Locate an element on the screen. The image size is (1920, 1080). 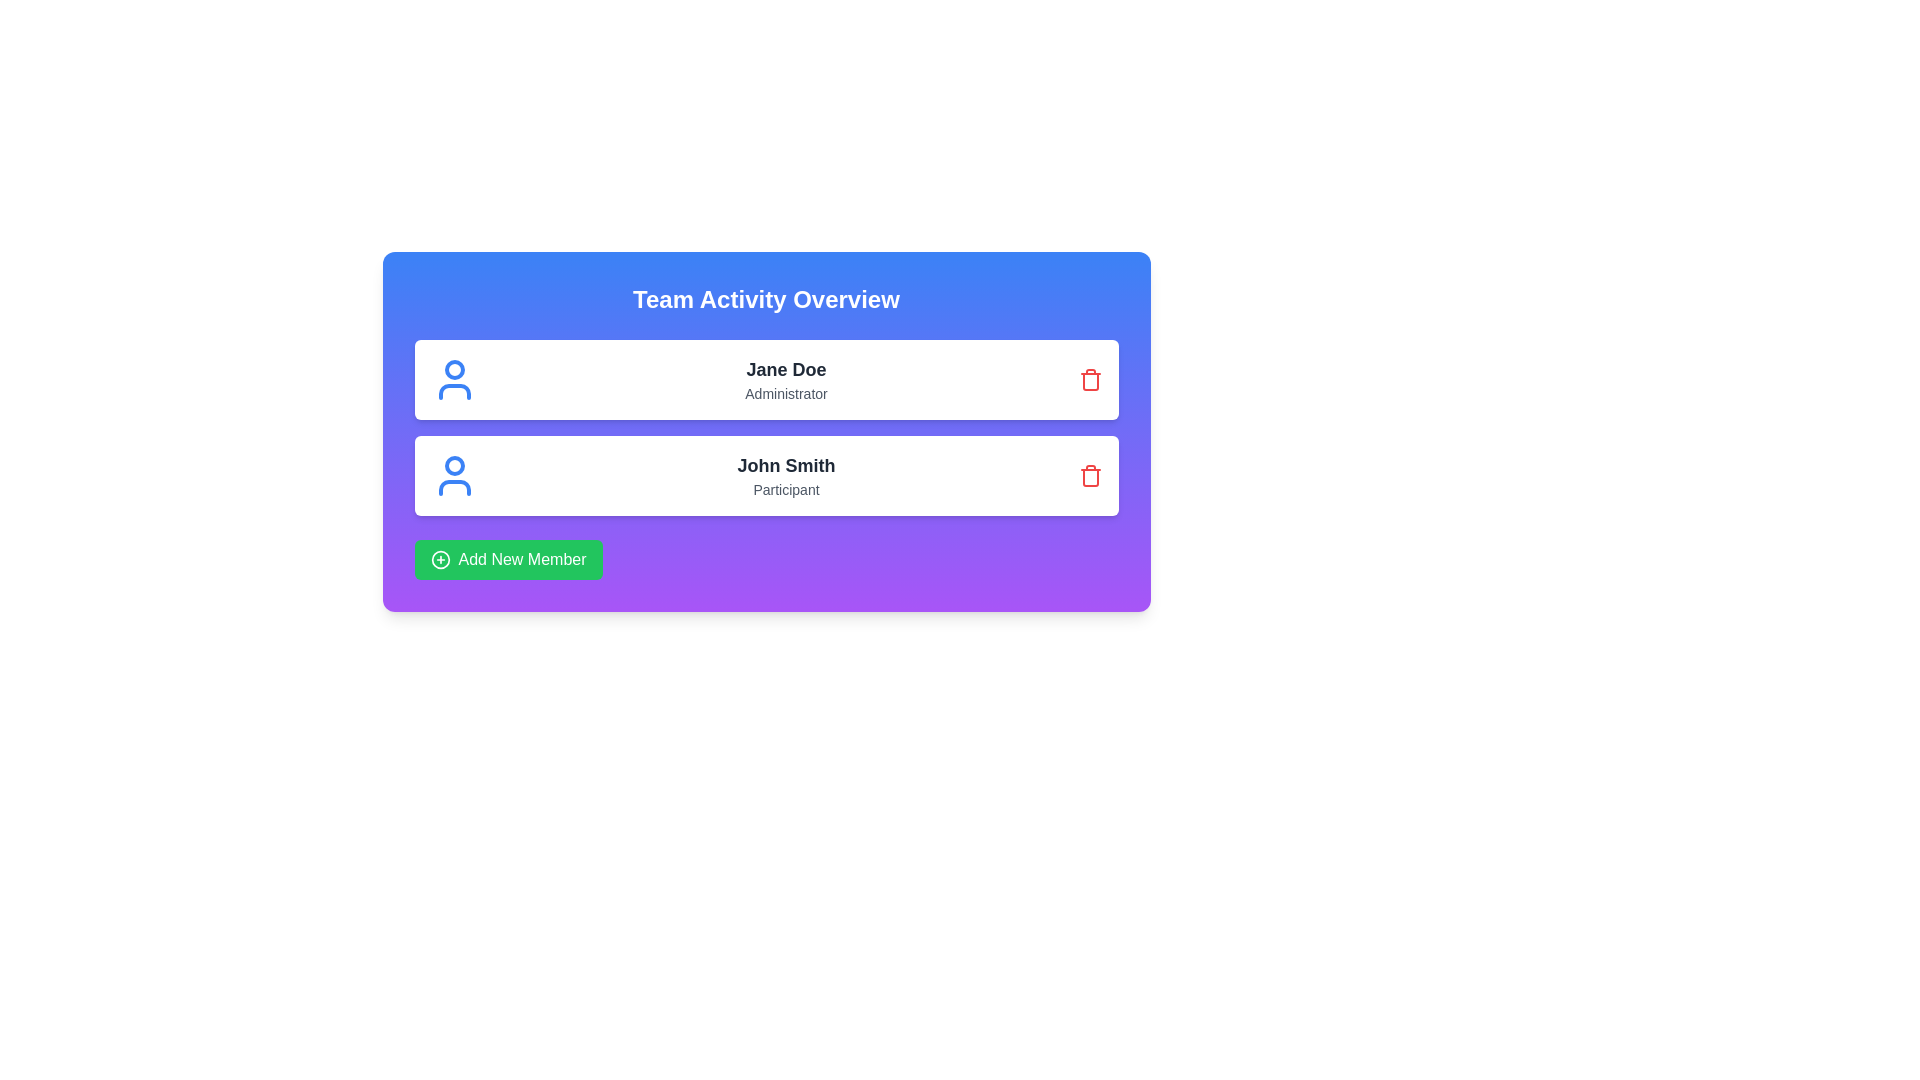
the static text display component containing 'John Smith' and 'Participant' located in the second entry of the item list under the 'Team Activity Overview' heading is located at coordinates (785, 475).